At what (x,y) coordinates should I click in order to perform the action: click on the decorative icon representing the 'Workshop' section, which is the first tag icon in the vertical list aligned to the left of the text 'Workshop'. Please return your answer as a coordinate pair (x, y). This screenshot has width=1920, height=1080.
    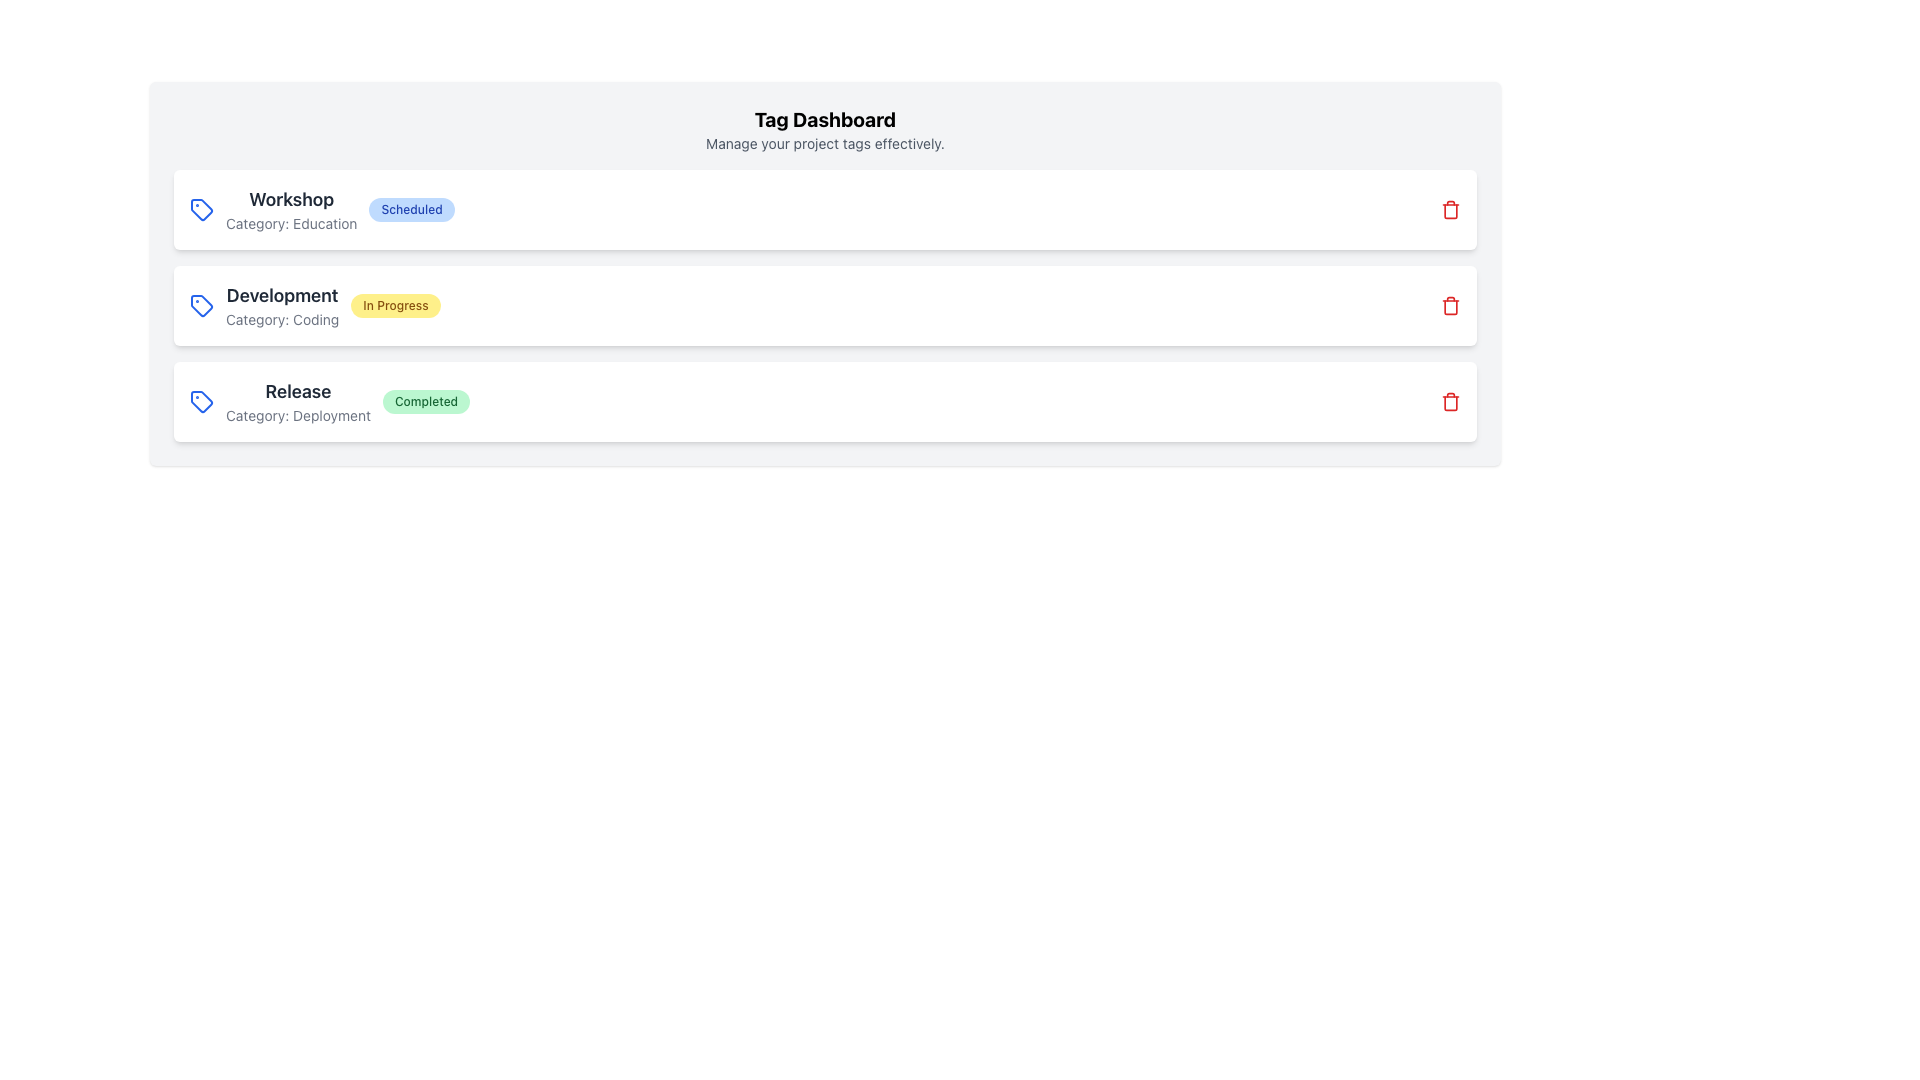
    Looking at the image, I should click on (201, 209).